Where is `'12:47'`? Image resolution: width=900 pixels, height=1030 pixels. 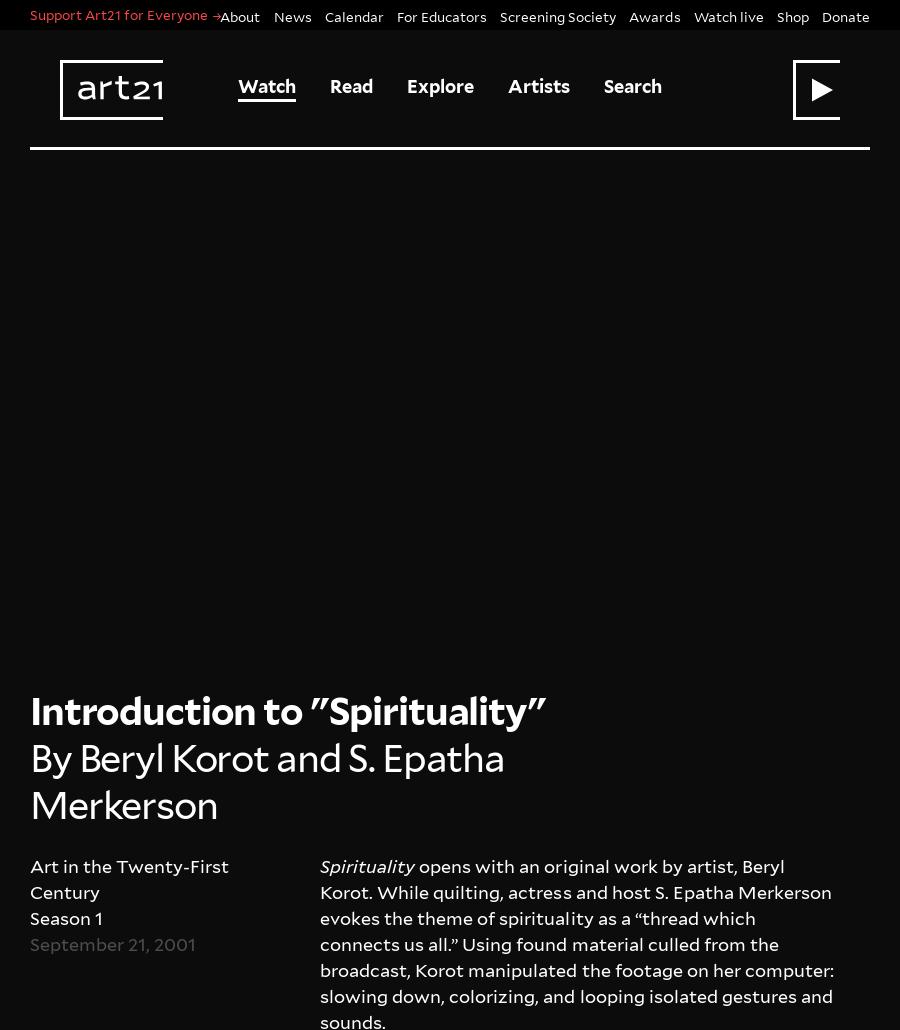 '12:47' is located at coordinates (396, 463).